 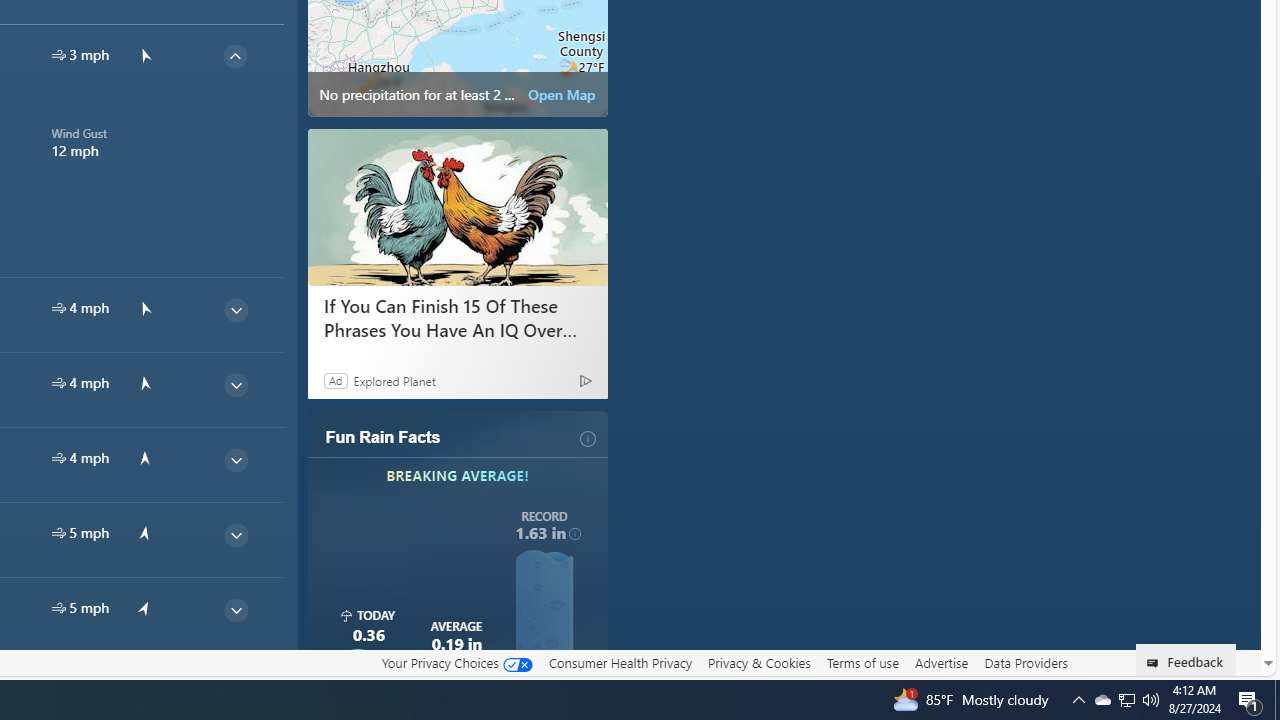 What do you see at coordinates (1156, 663) in the screenshot?
I see `'Class: feedback_link_icon-DS-EntryPoint1-1'` at bounding box center [1156, 663].